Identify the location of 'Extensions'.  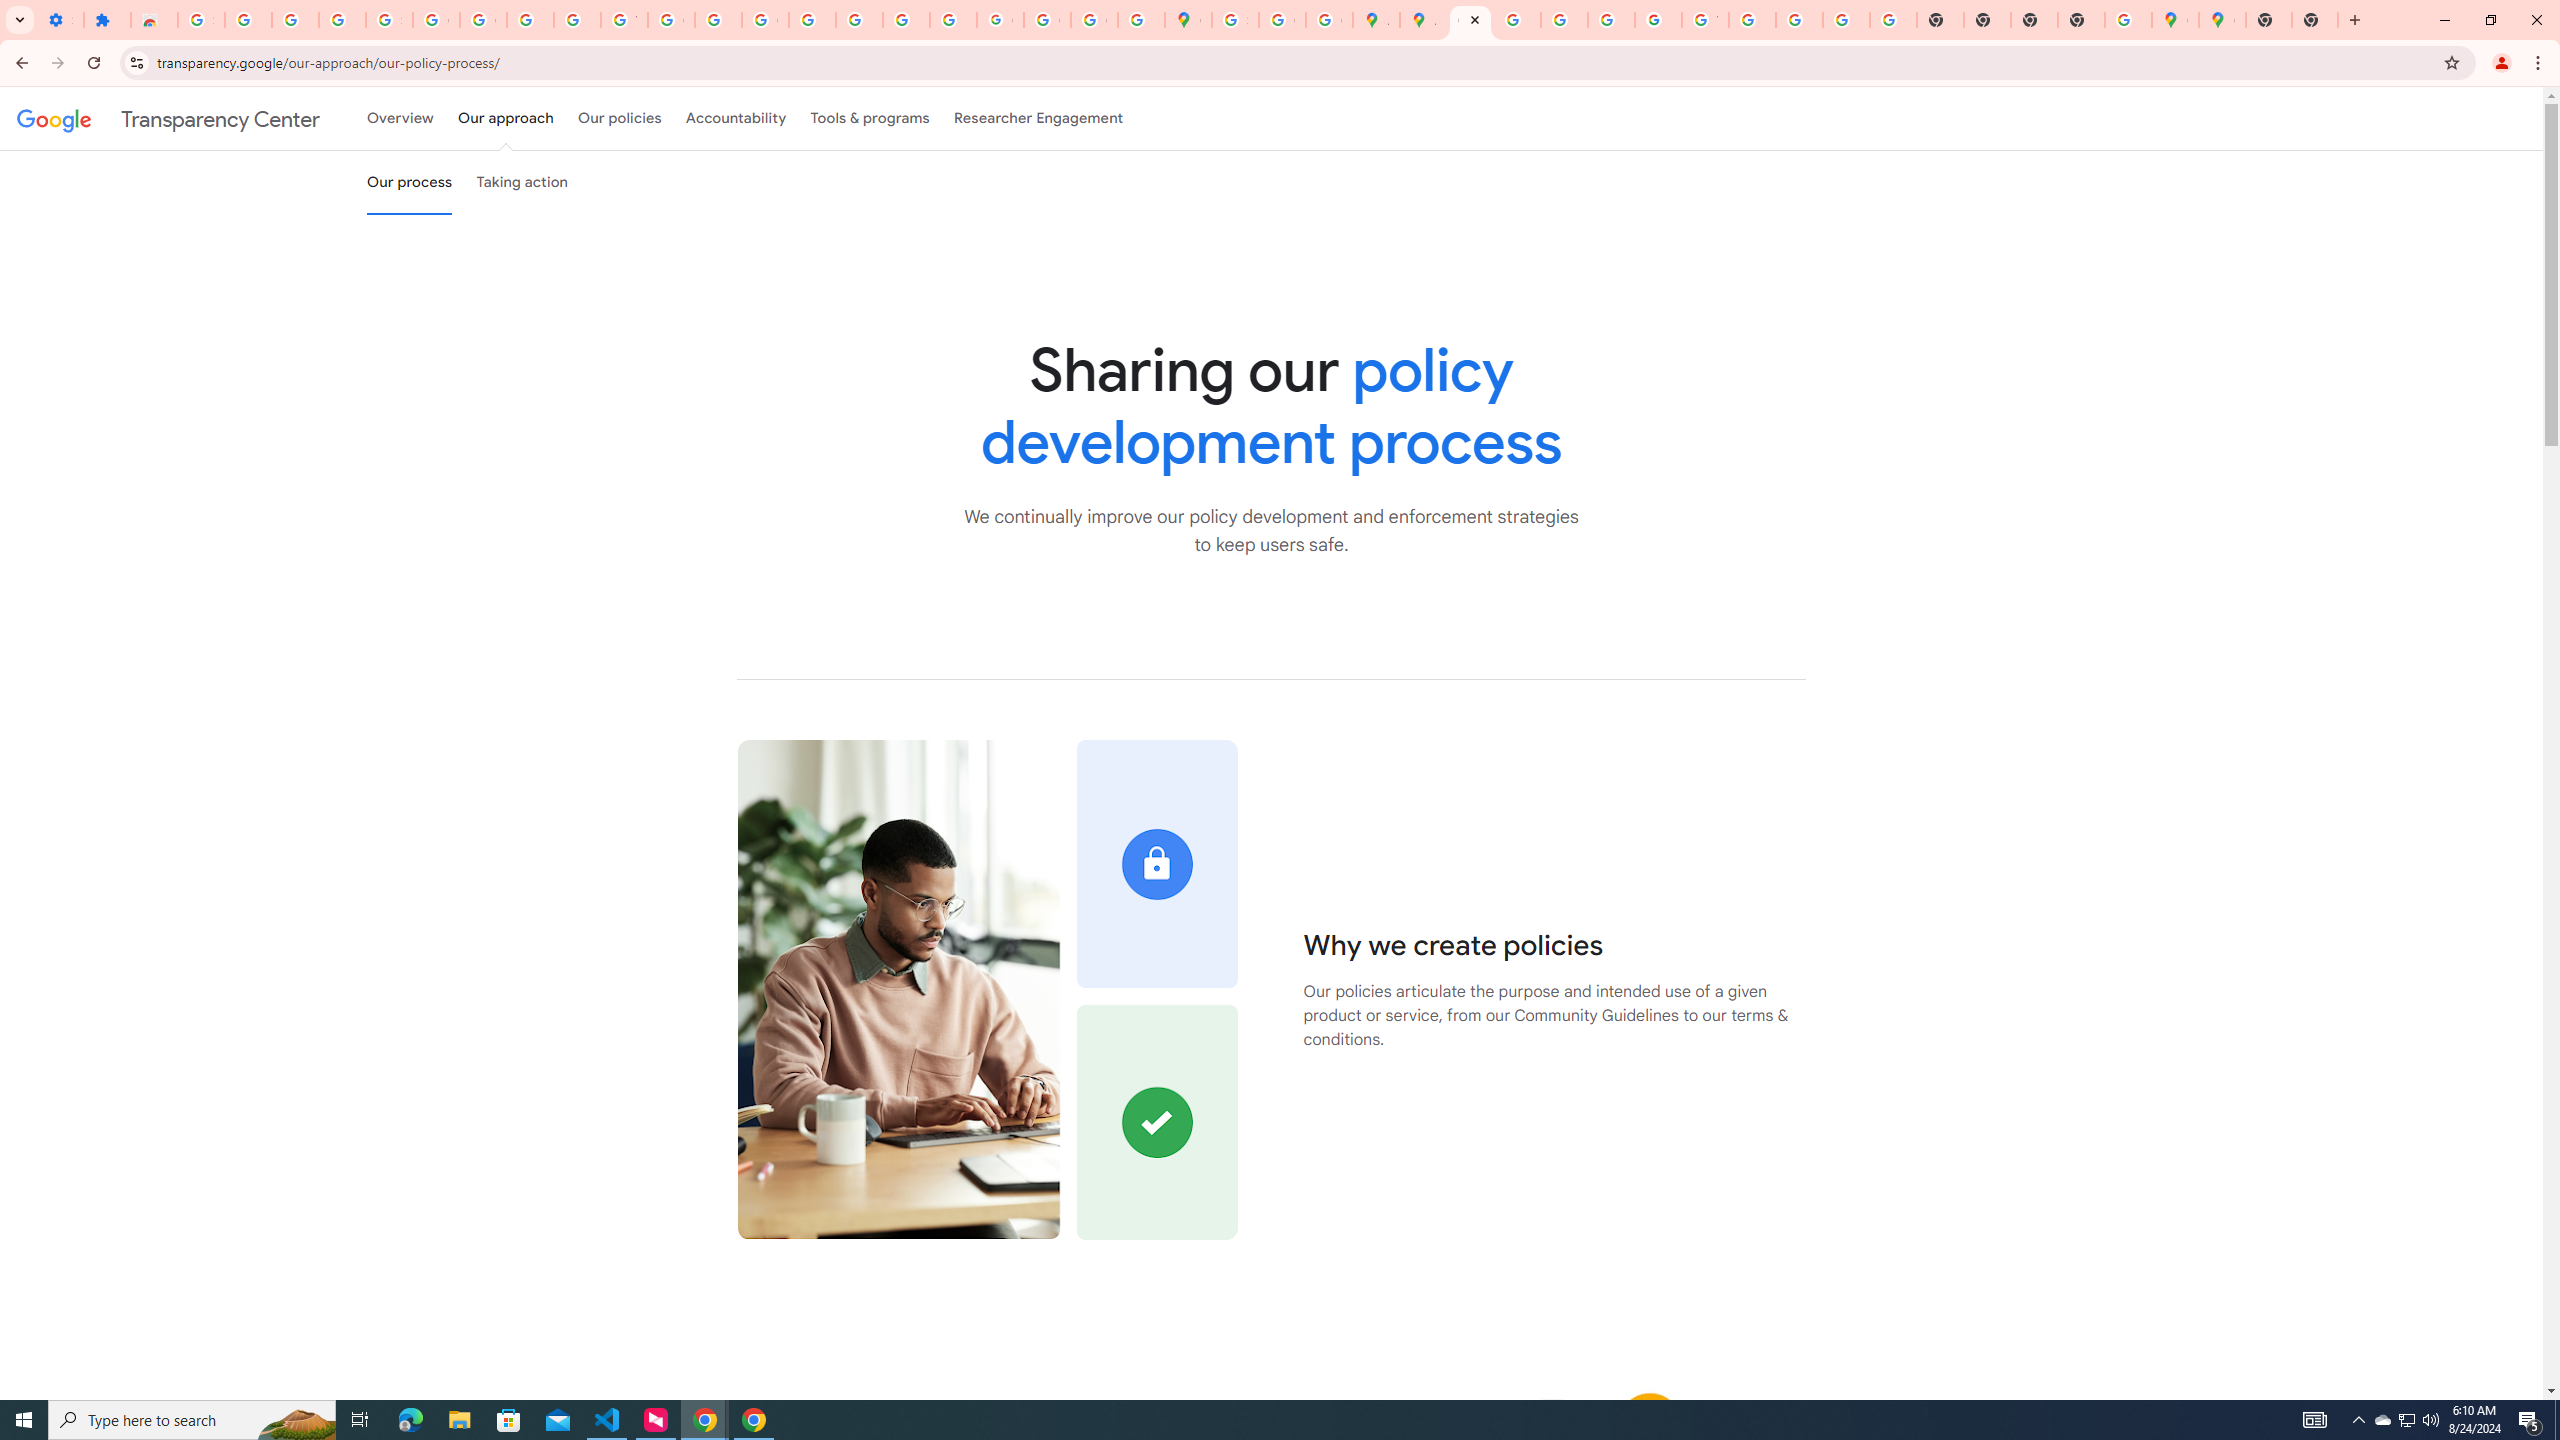
(106, 19).